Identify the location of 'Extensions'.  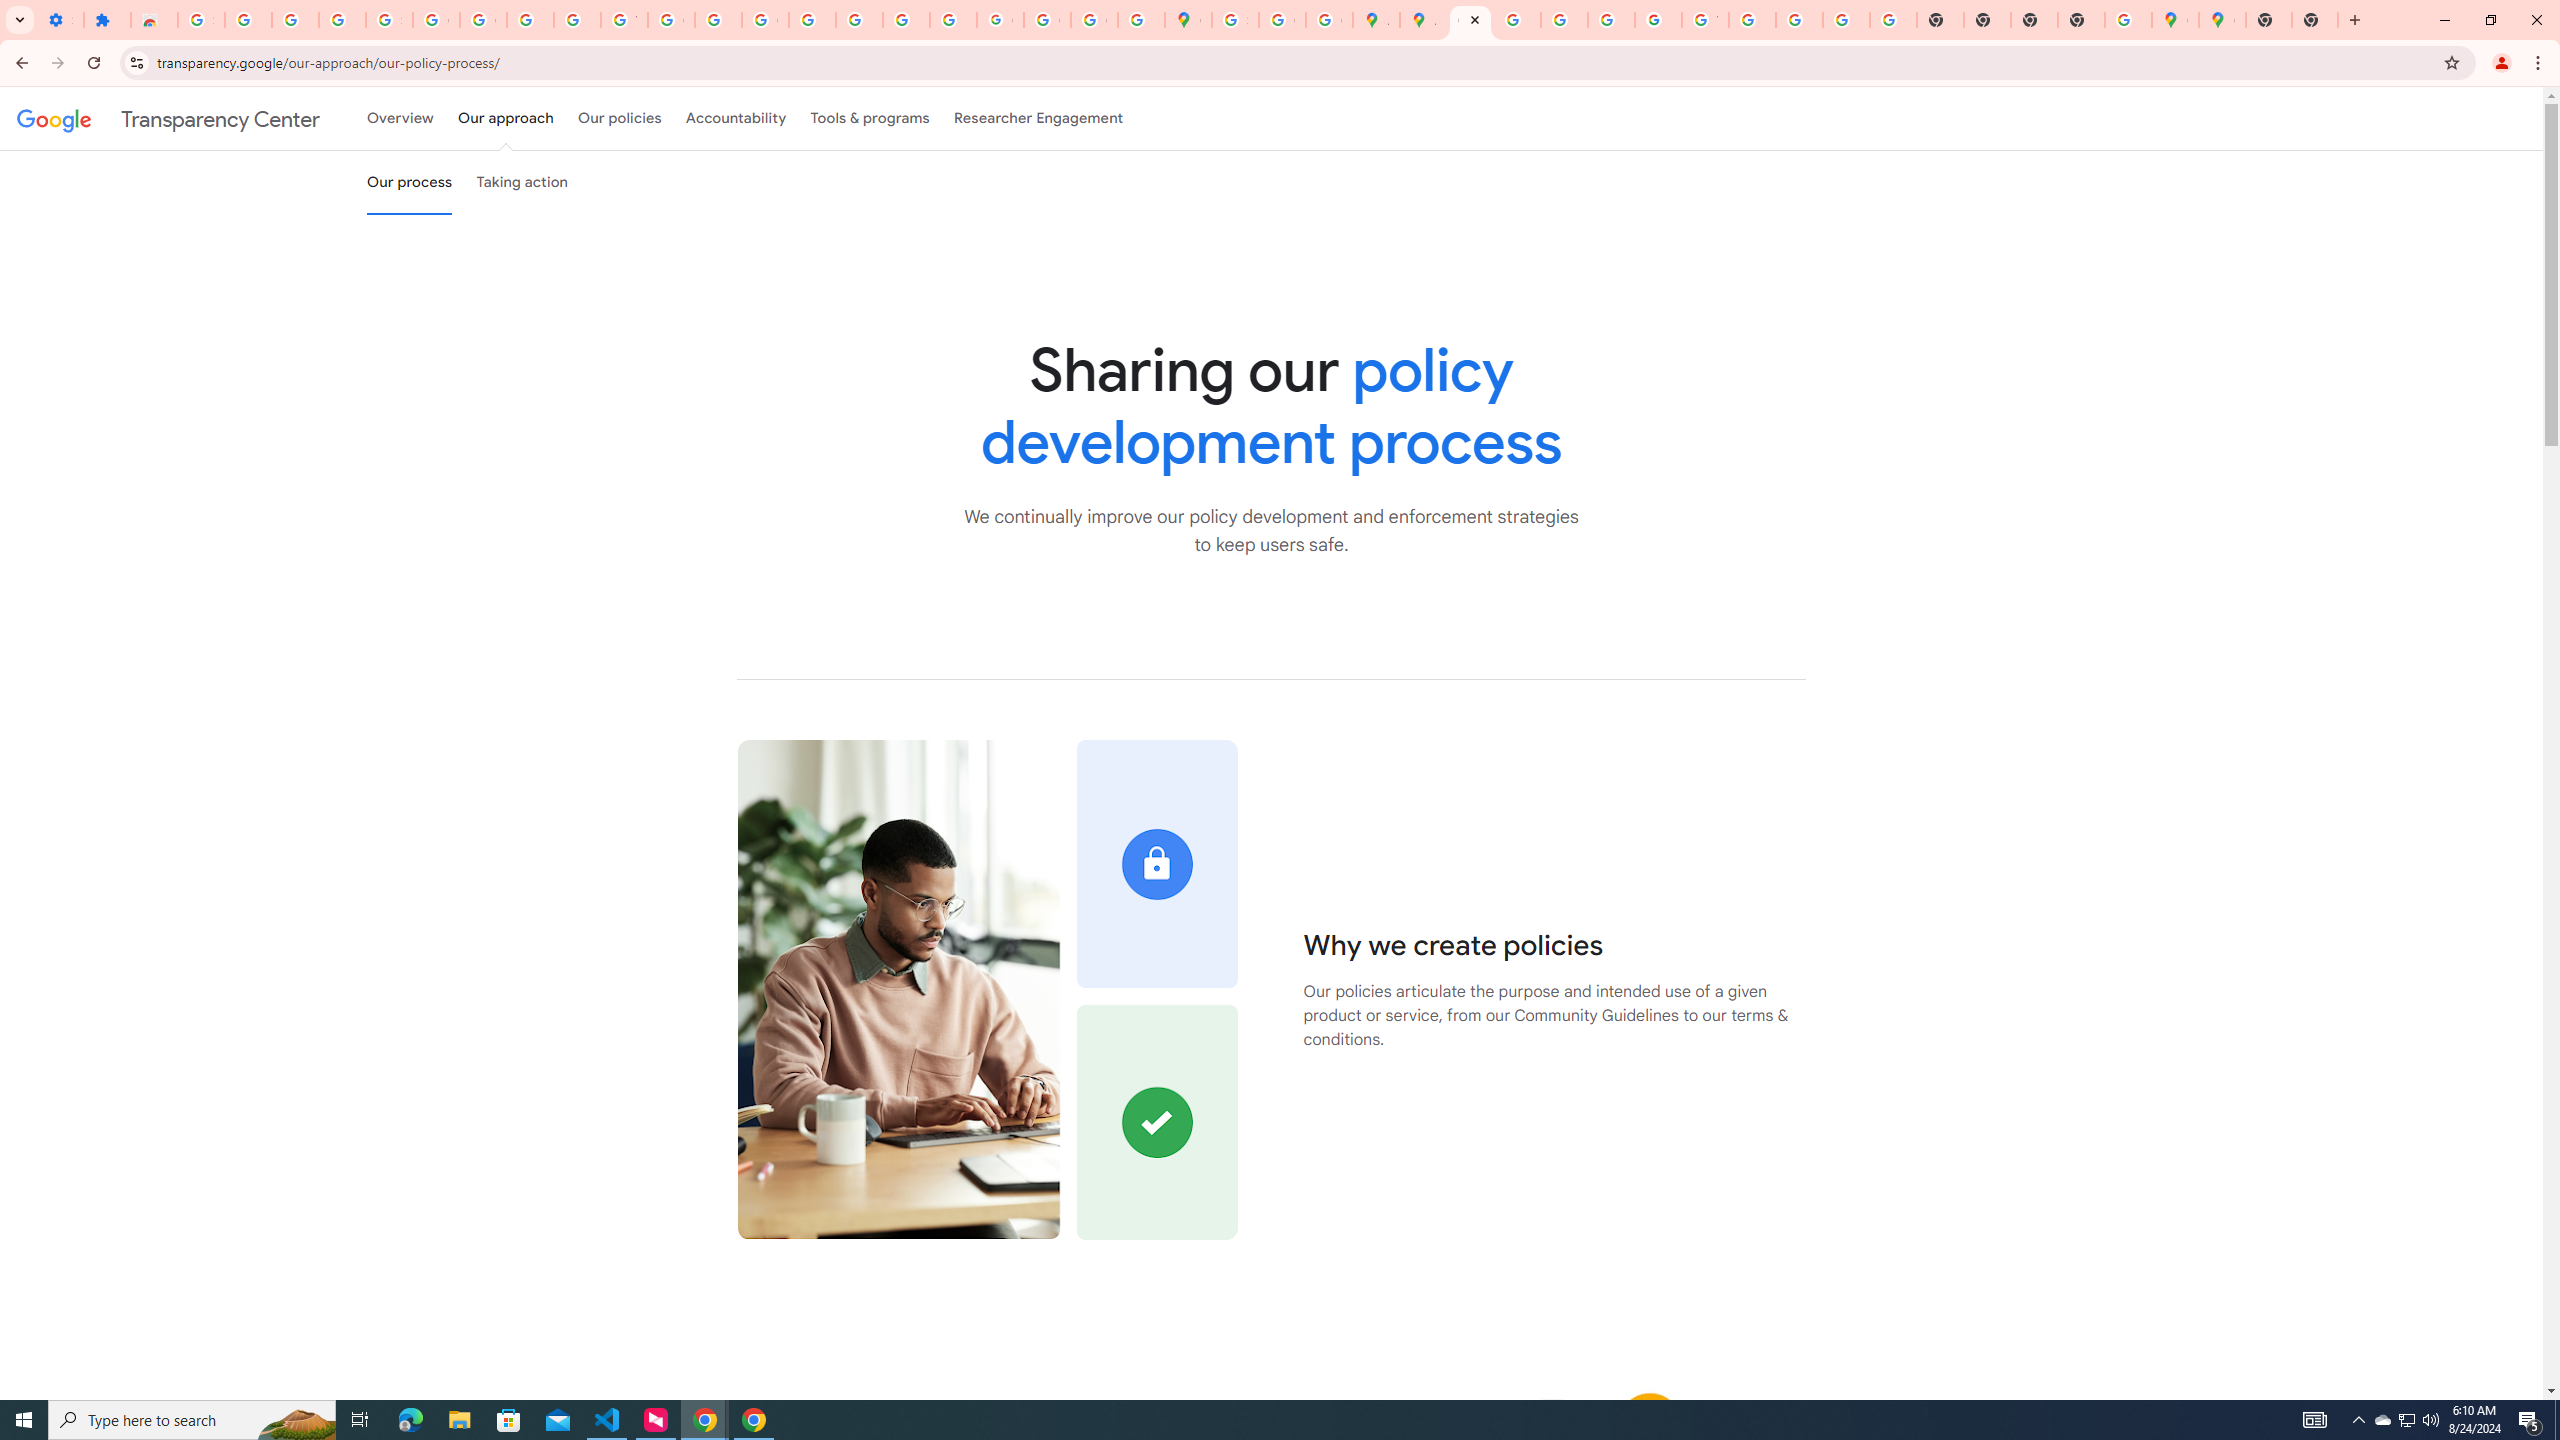
(106, 19).